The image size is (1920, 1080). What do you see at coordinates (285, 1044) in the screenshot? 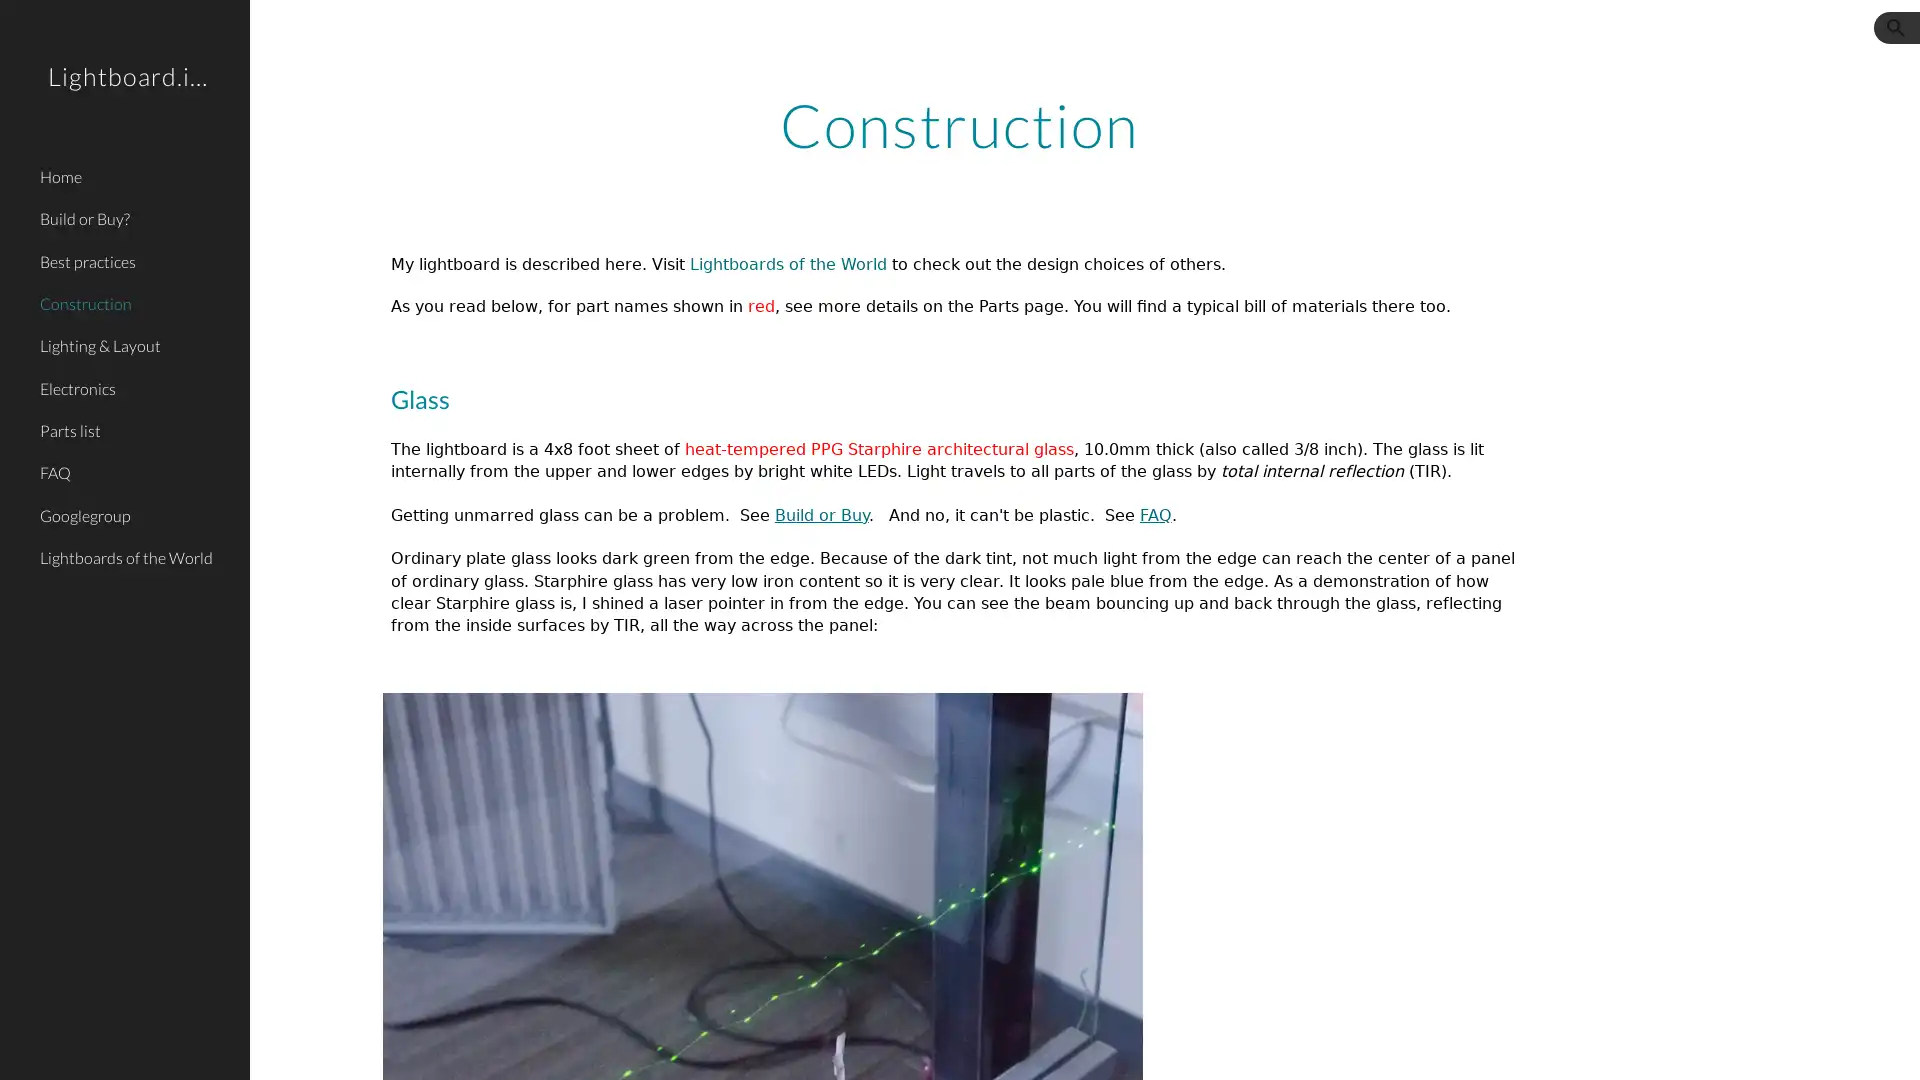
I see `Site actions` at bounding box center [285, 1044].